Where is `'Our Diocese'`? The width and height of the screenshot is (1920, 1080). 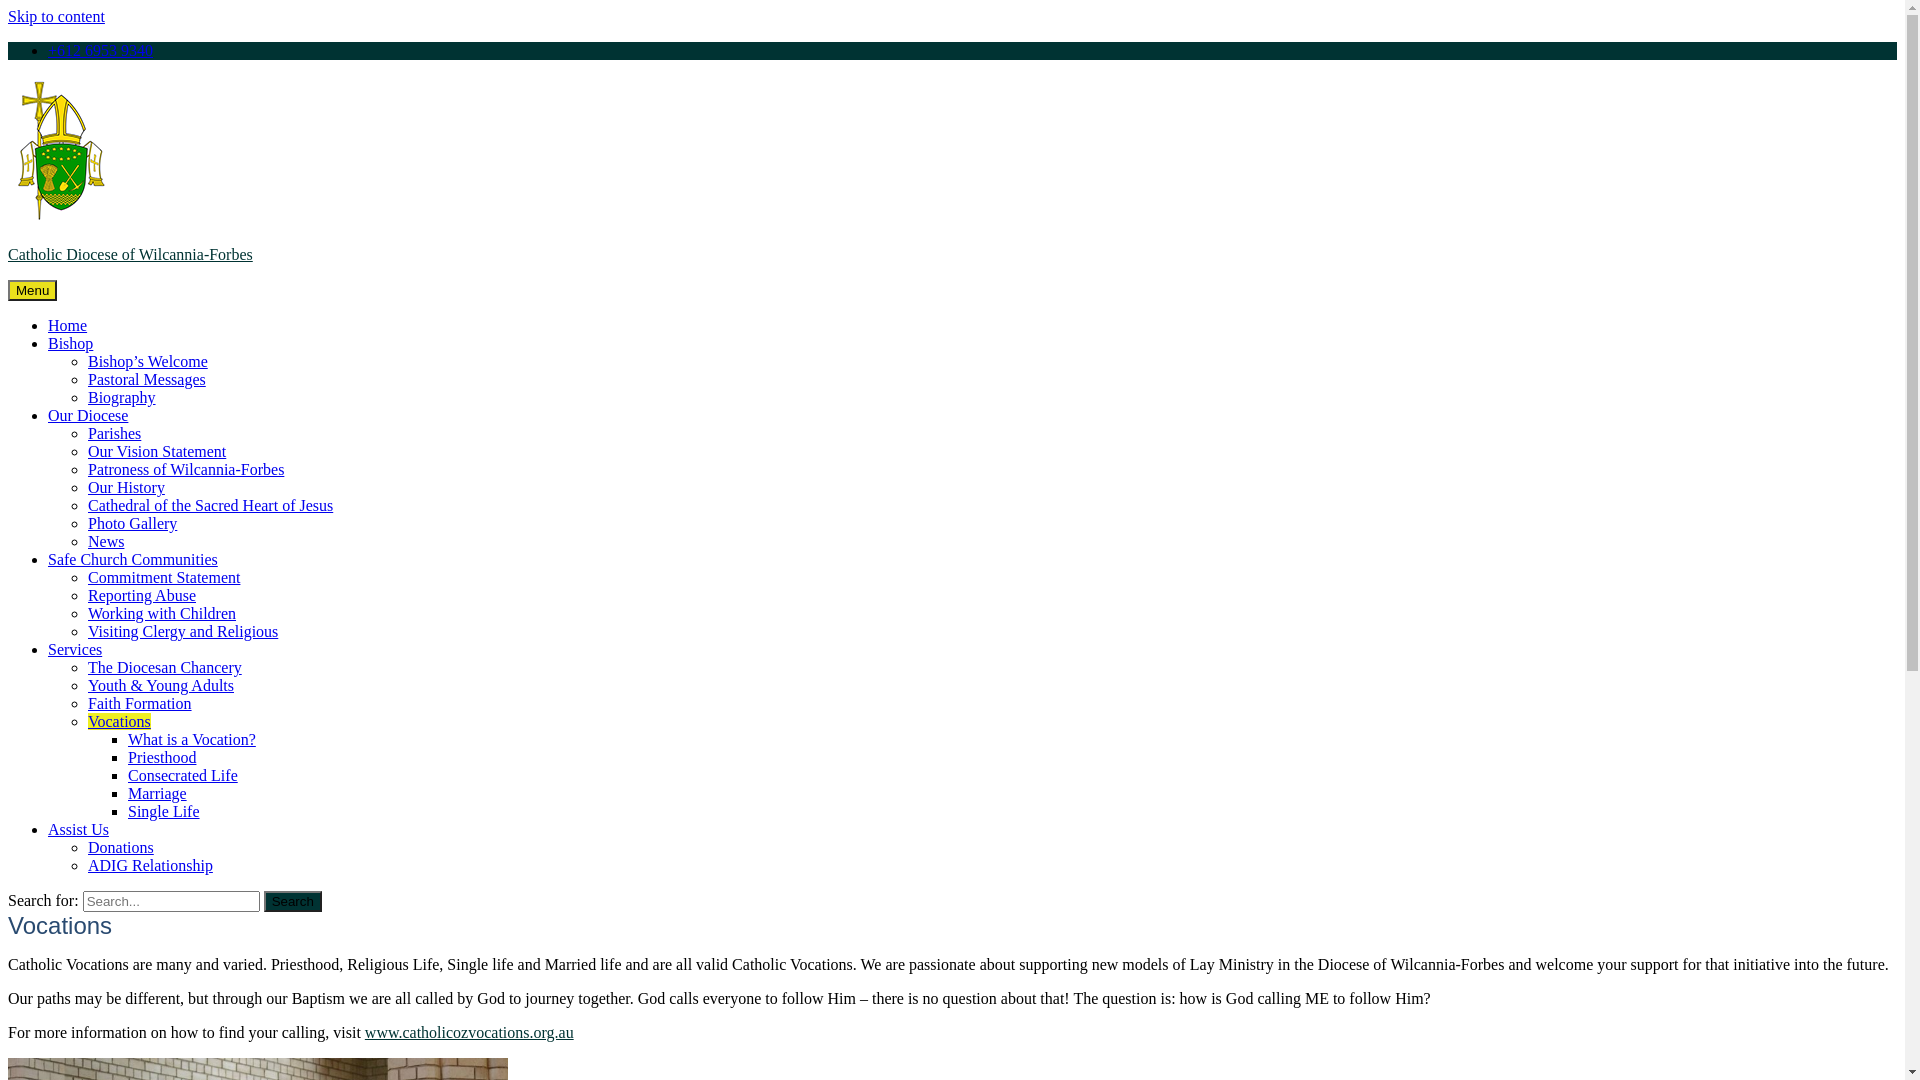 'Our Diocese' is located at coordinates (48, 414).